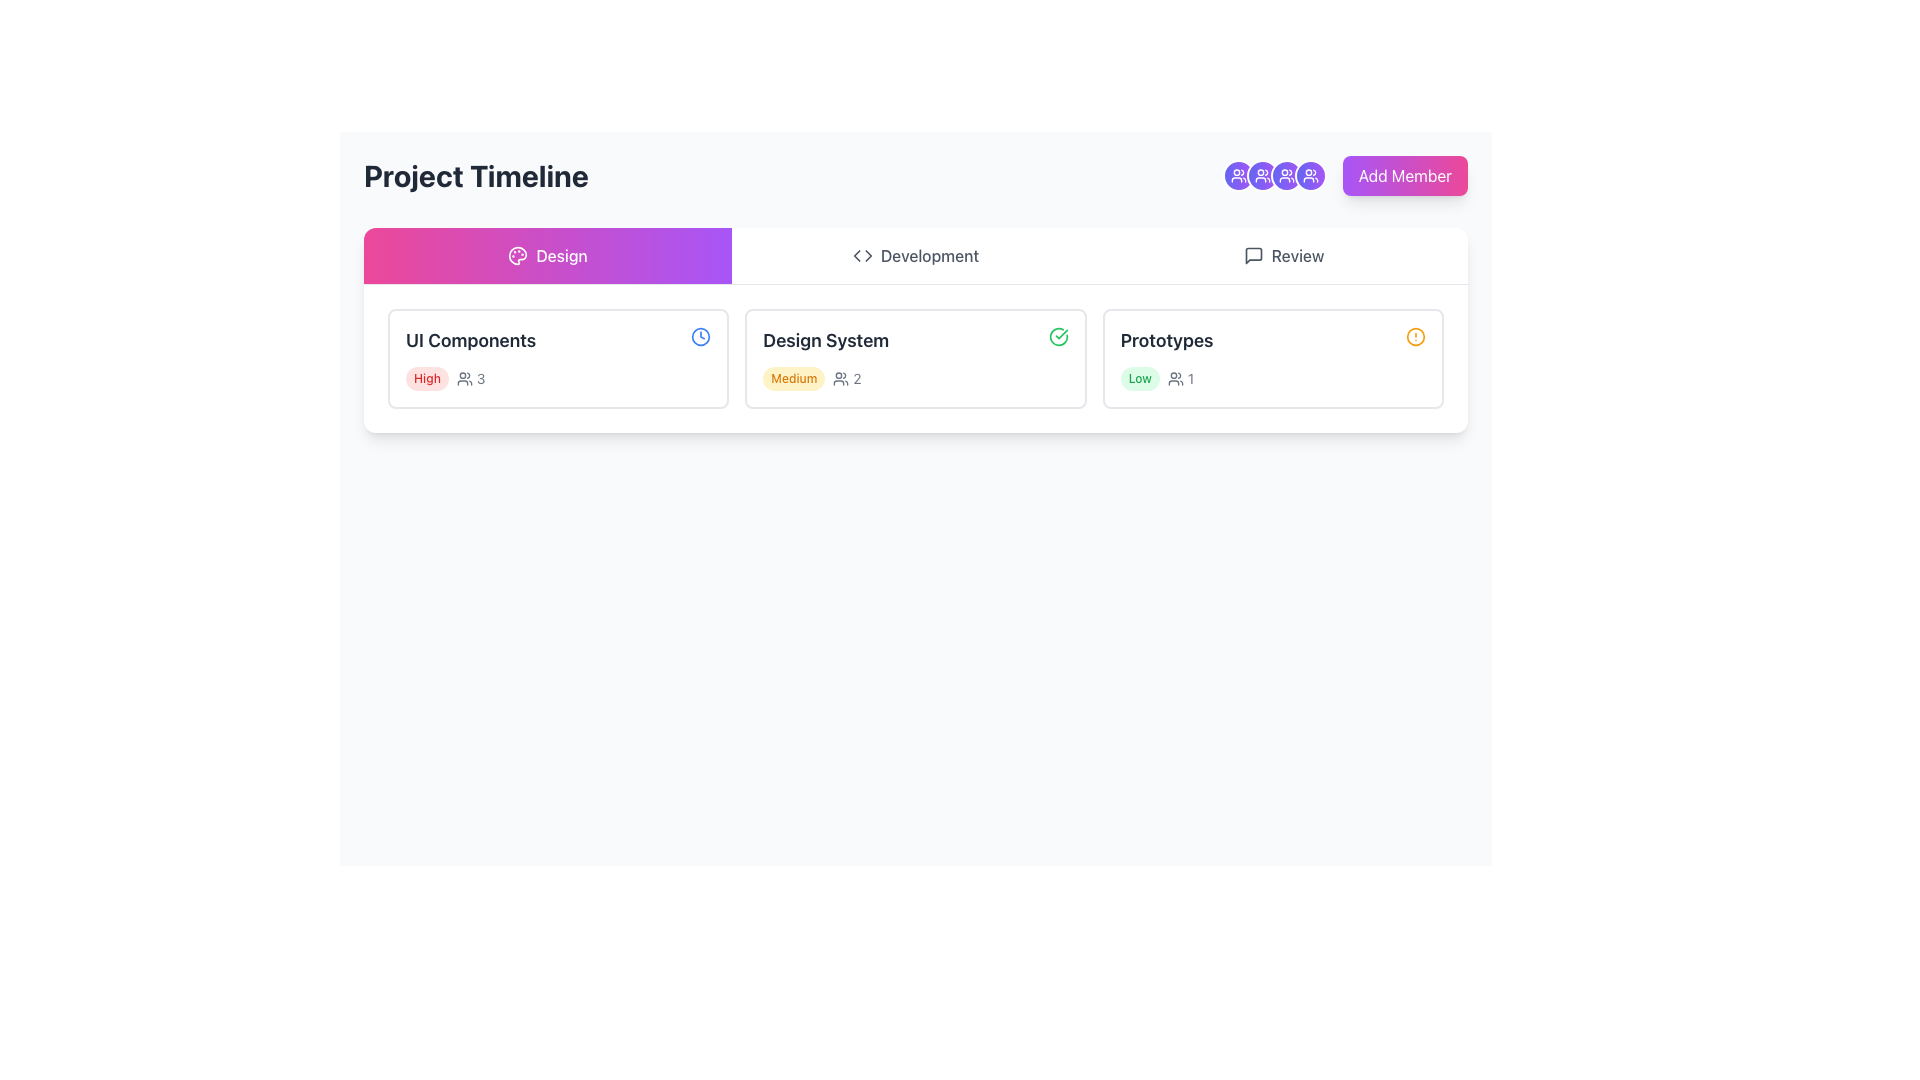 This screenshot has width=1920, height=1080. Describe the element at coordinates (1273, 175) in the screenshot. I see `the third circular user icon with a gradient background transitioning from indigo to purple, located at the top-right of the layout just to the left of the 'Add Member' button` at that location.